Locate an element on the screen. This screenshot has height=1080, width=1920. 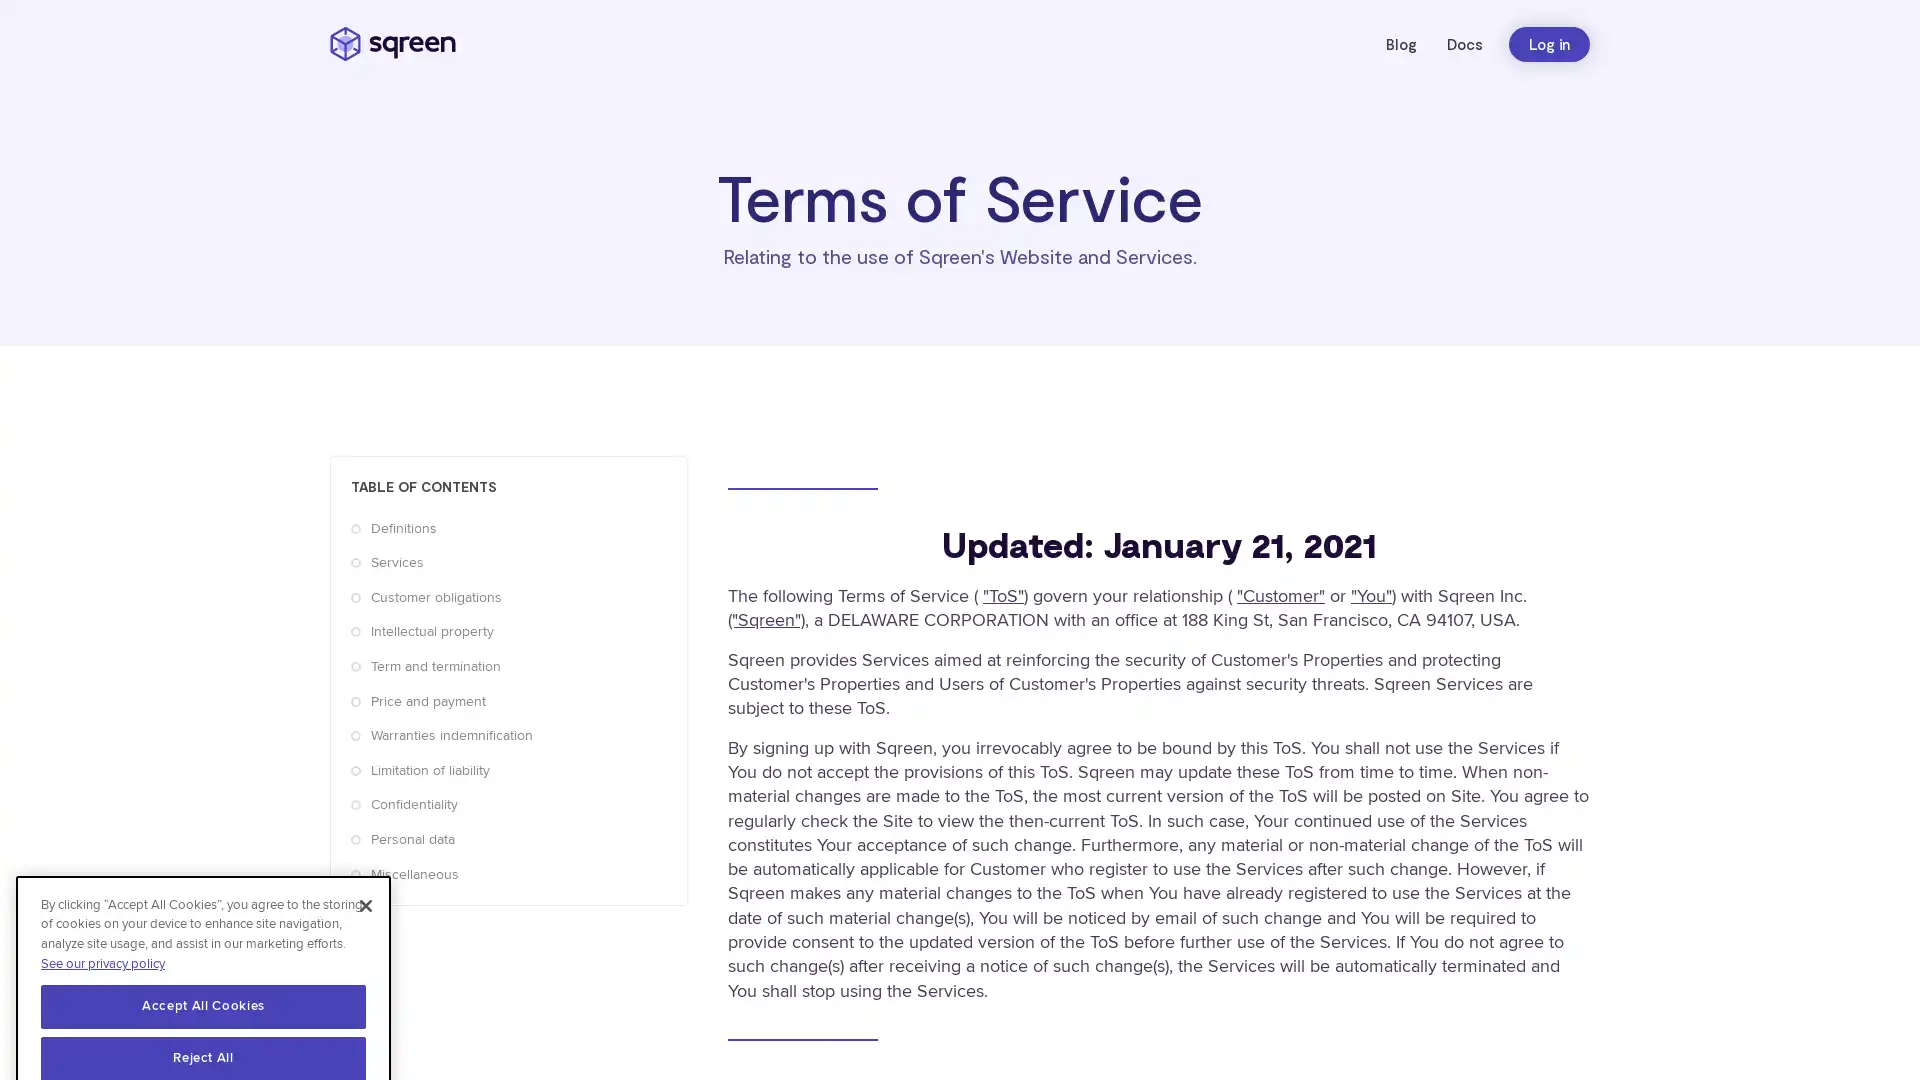
Accept All Cookies is located at coordinates (203, 951).